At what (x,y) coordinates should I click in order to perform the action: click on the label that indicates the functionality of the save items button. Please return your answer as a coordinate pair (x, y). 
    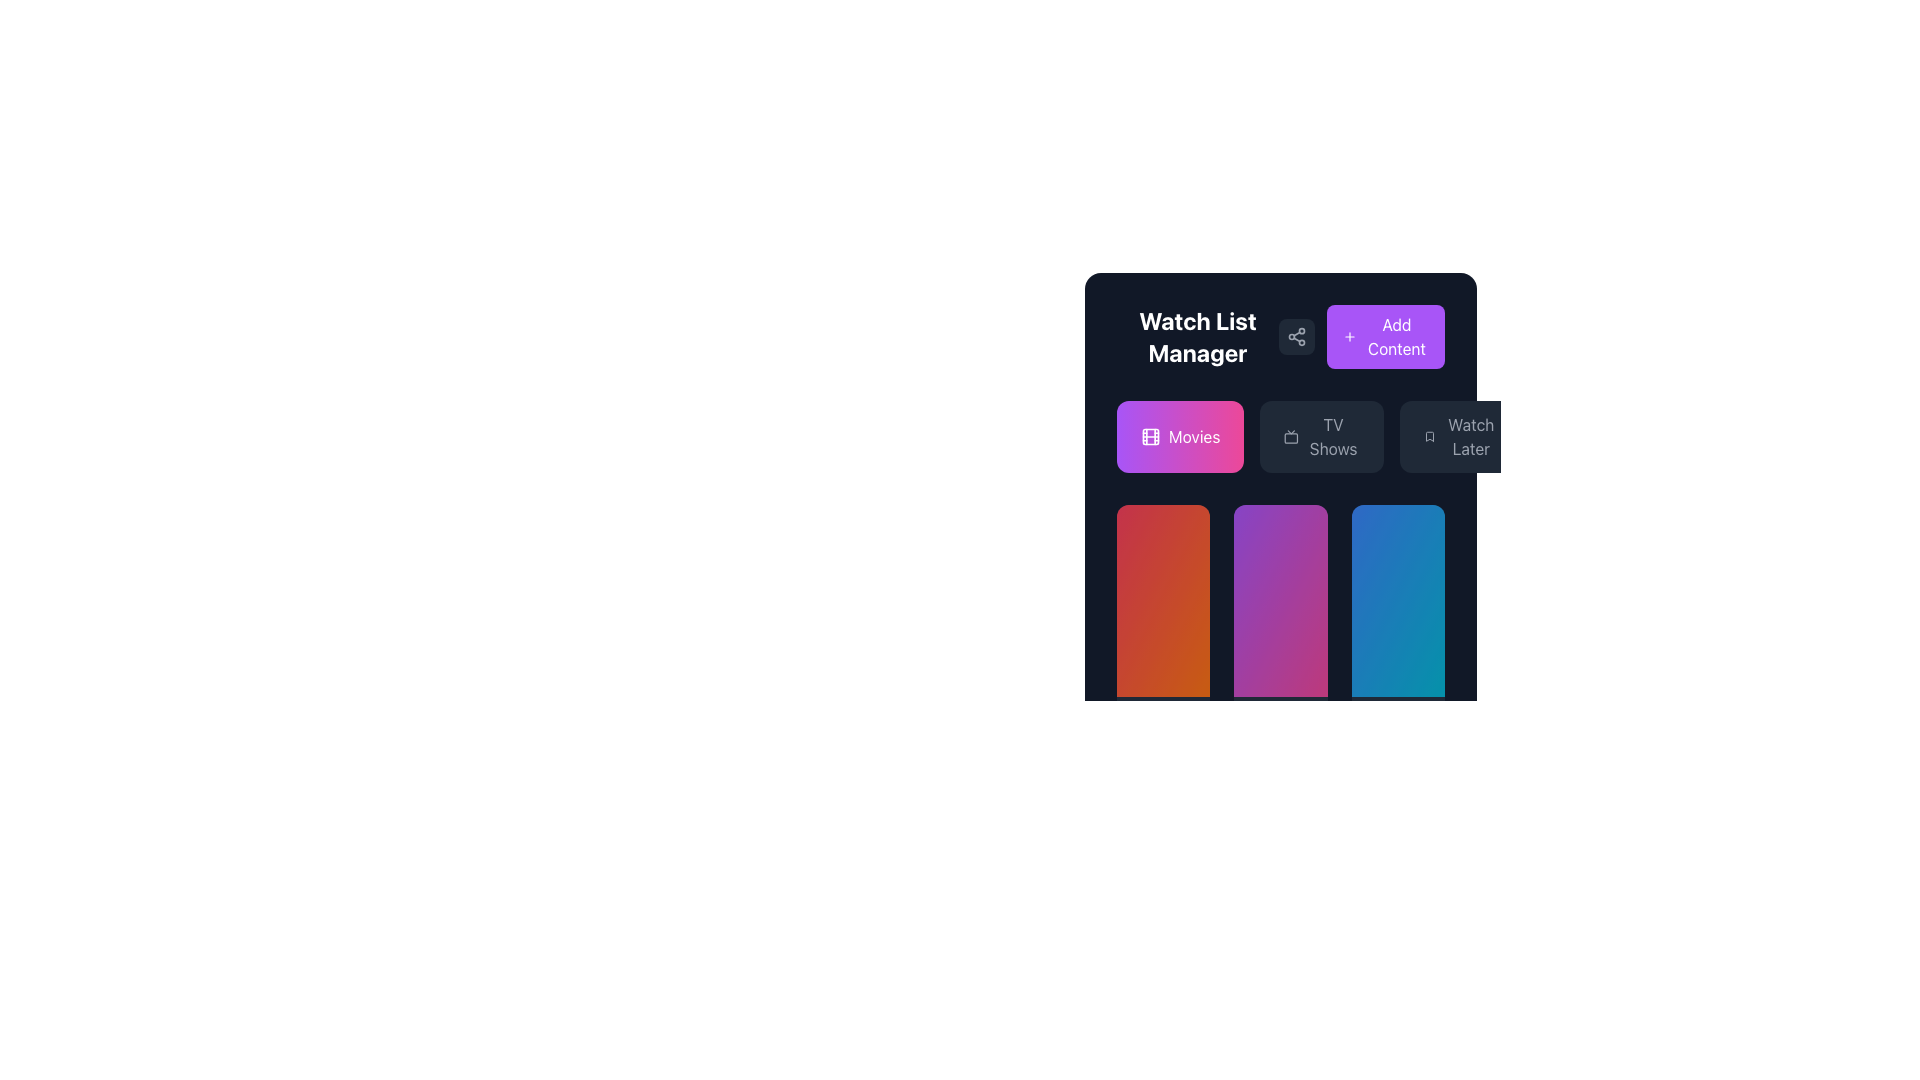
    Looking at the image, I should click on (1471, 435).